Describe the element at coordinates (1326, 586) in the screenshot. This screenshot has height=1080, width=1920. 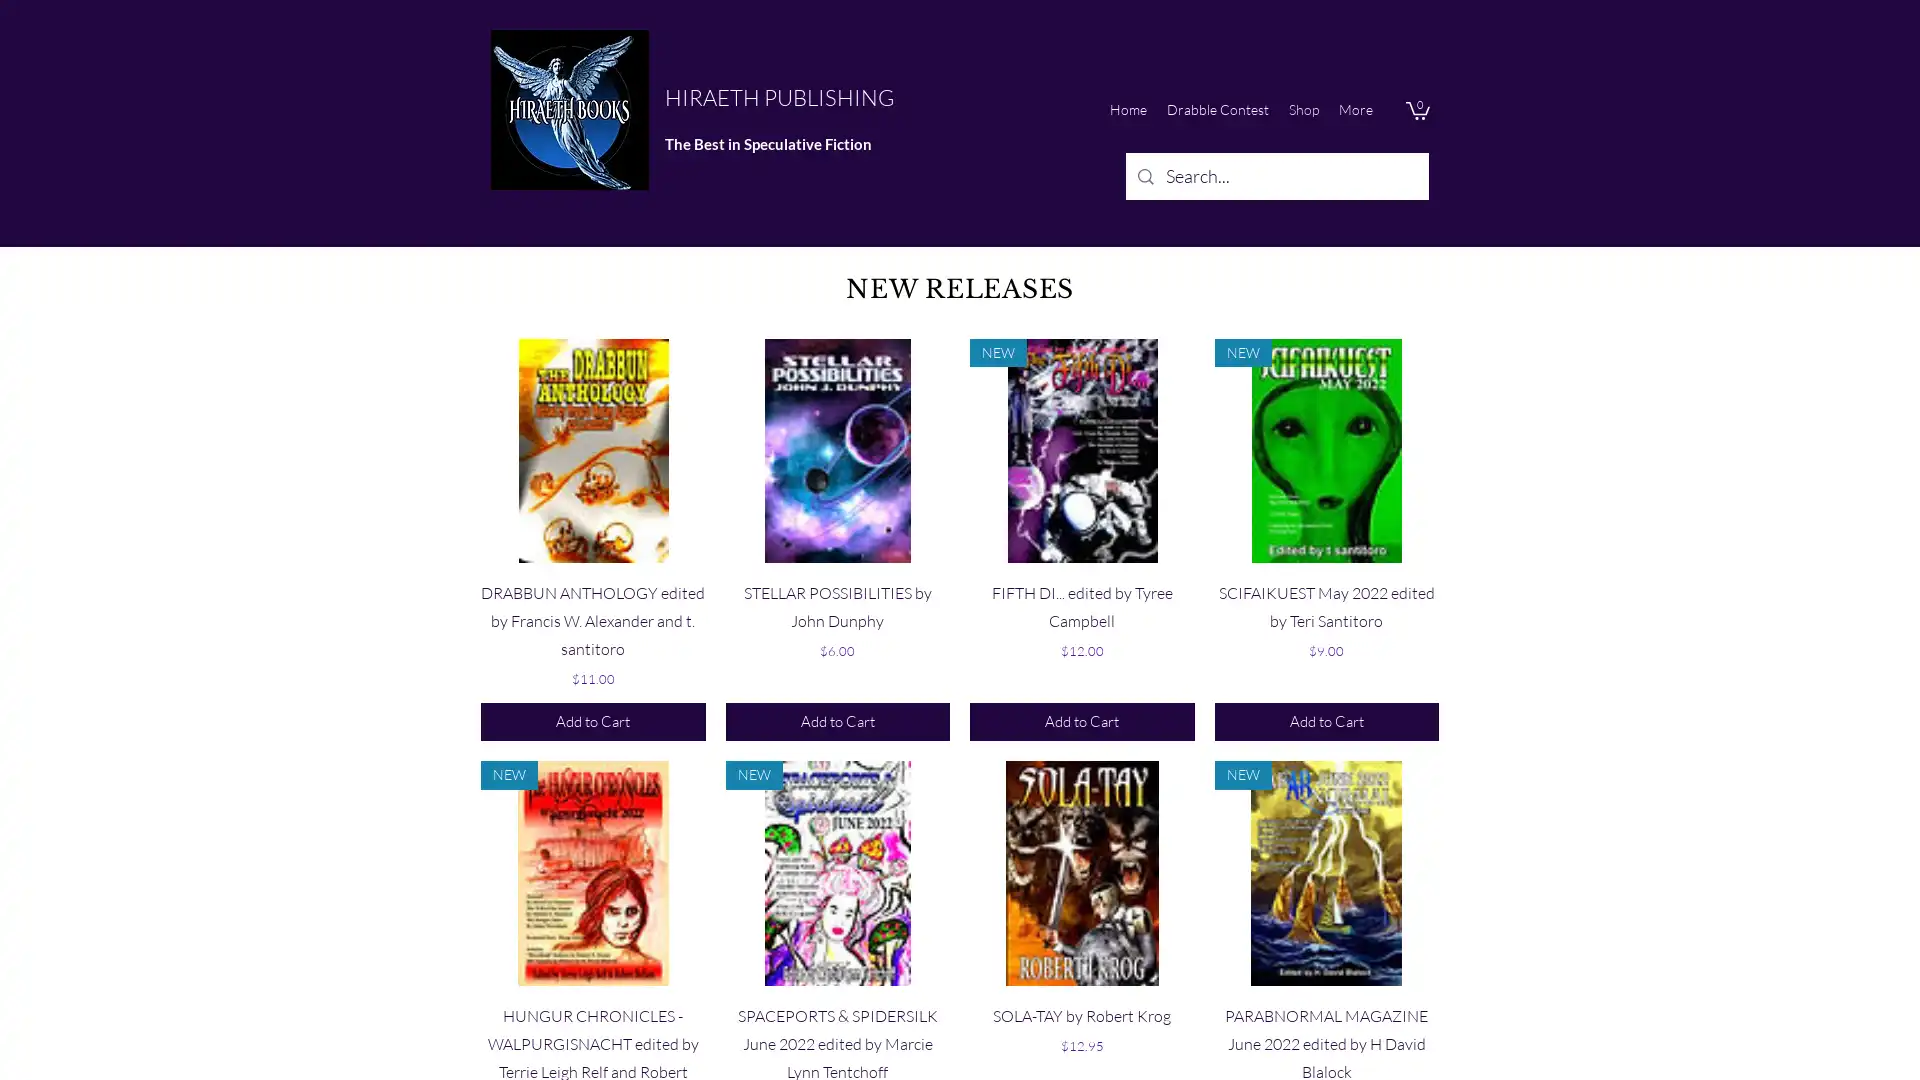
I see `Quick View` at that location.